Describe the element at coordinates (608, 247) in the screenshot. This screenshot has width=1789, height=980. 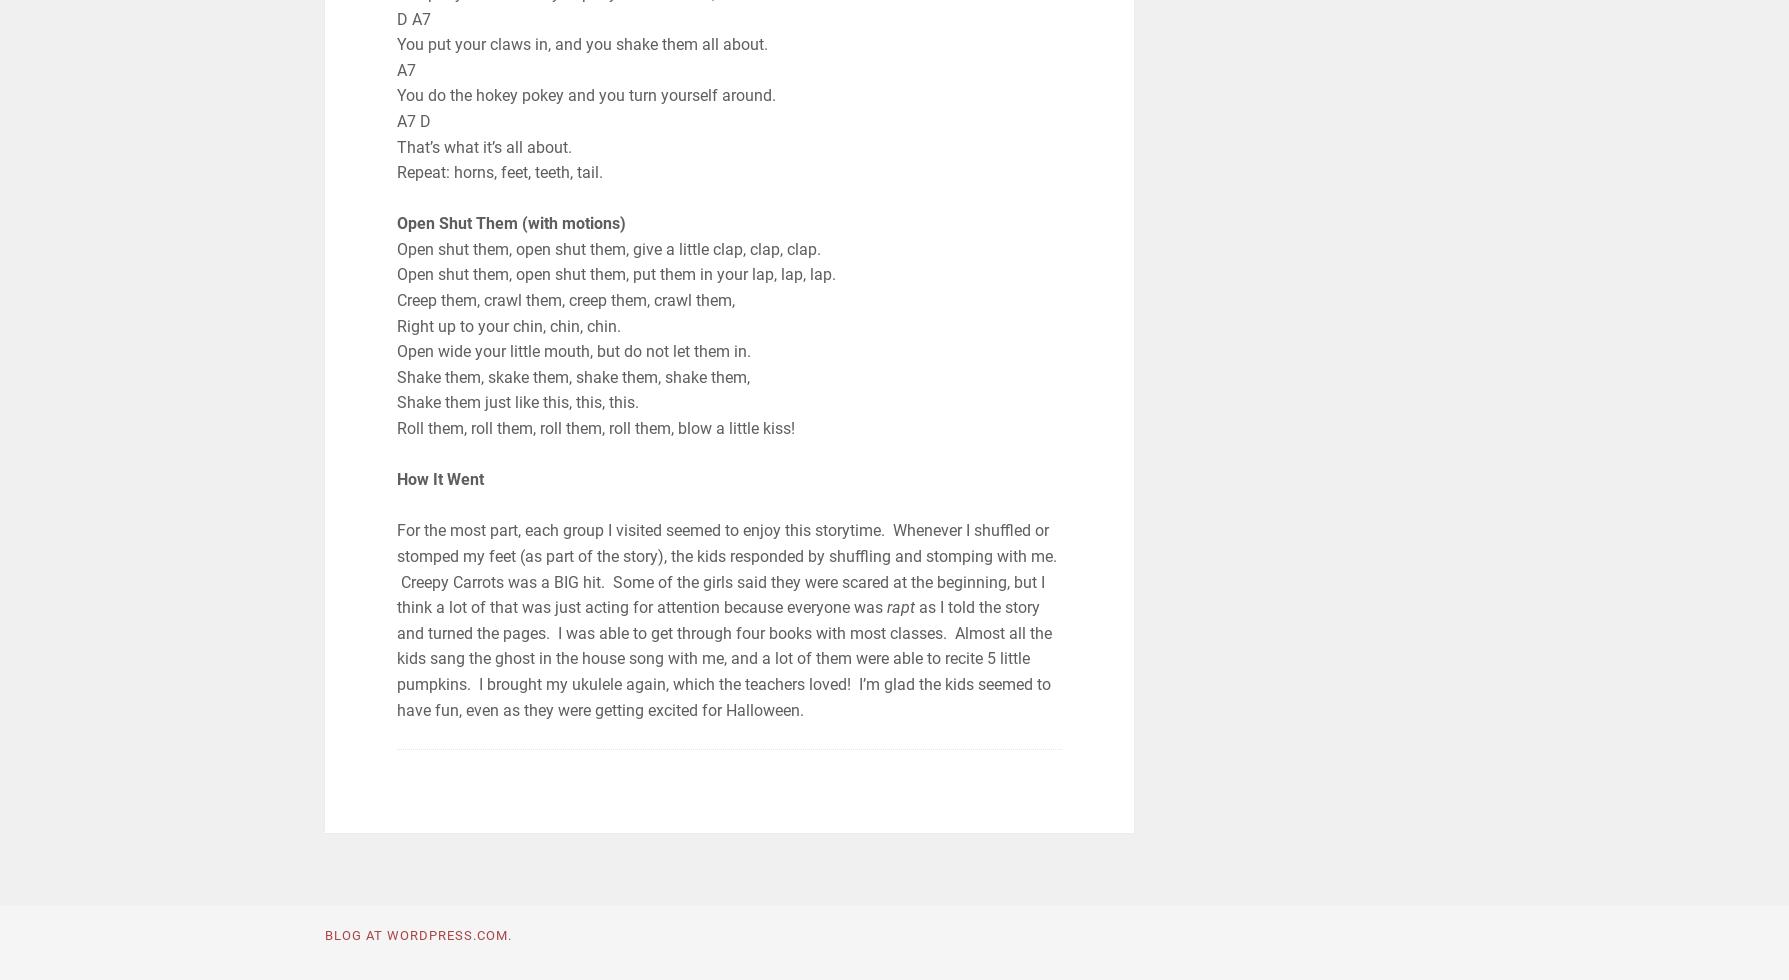
I see `'Open shut them, open shut them, give a little clap, clap, clap.'` at that location.